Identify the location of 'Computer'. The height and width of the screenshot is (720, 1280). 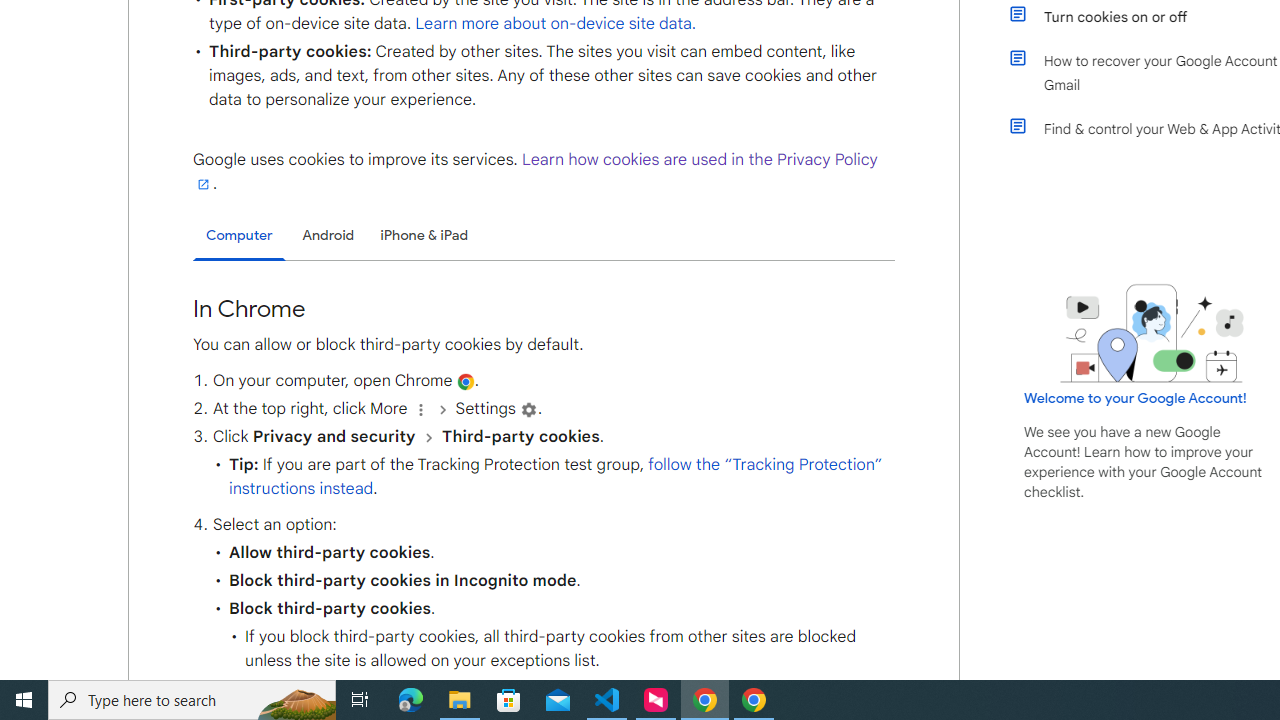
(239, 235).